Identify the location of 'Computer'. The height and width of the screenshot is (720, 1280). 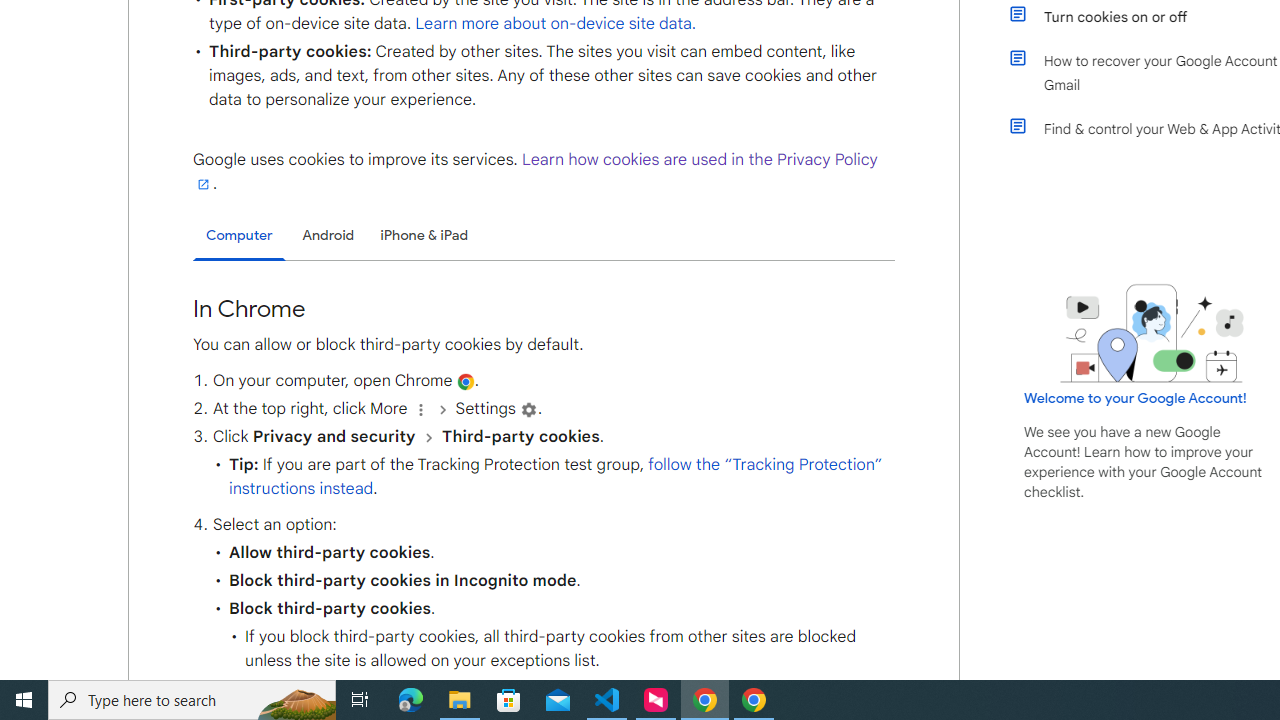
(239, 235).